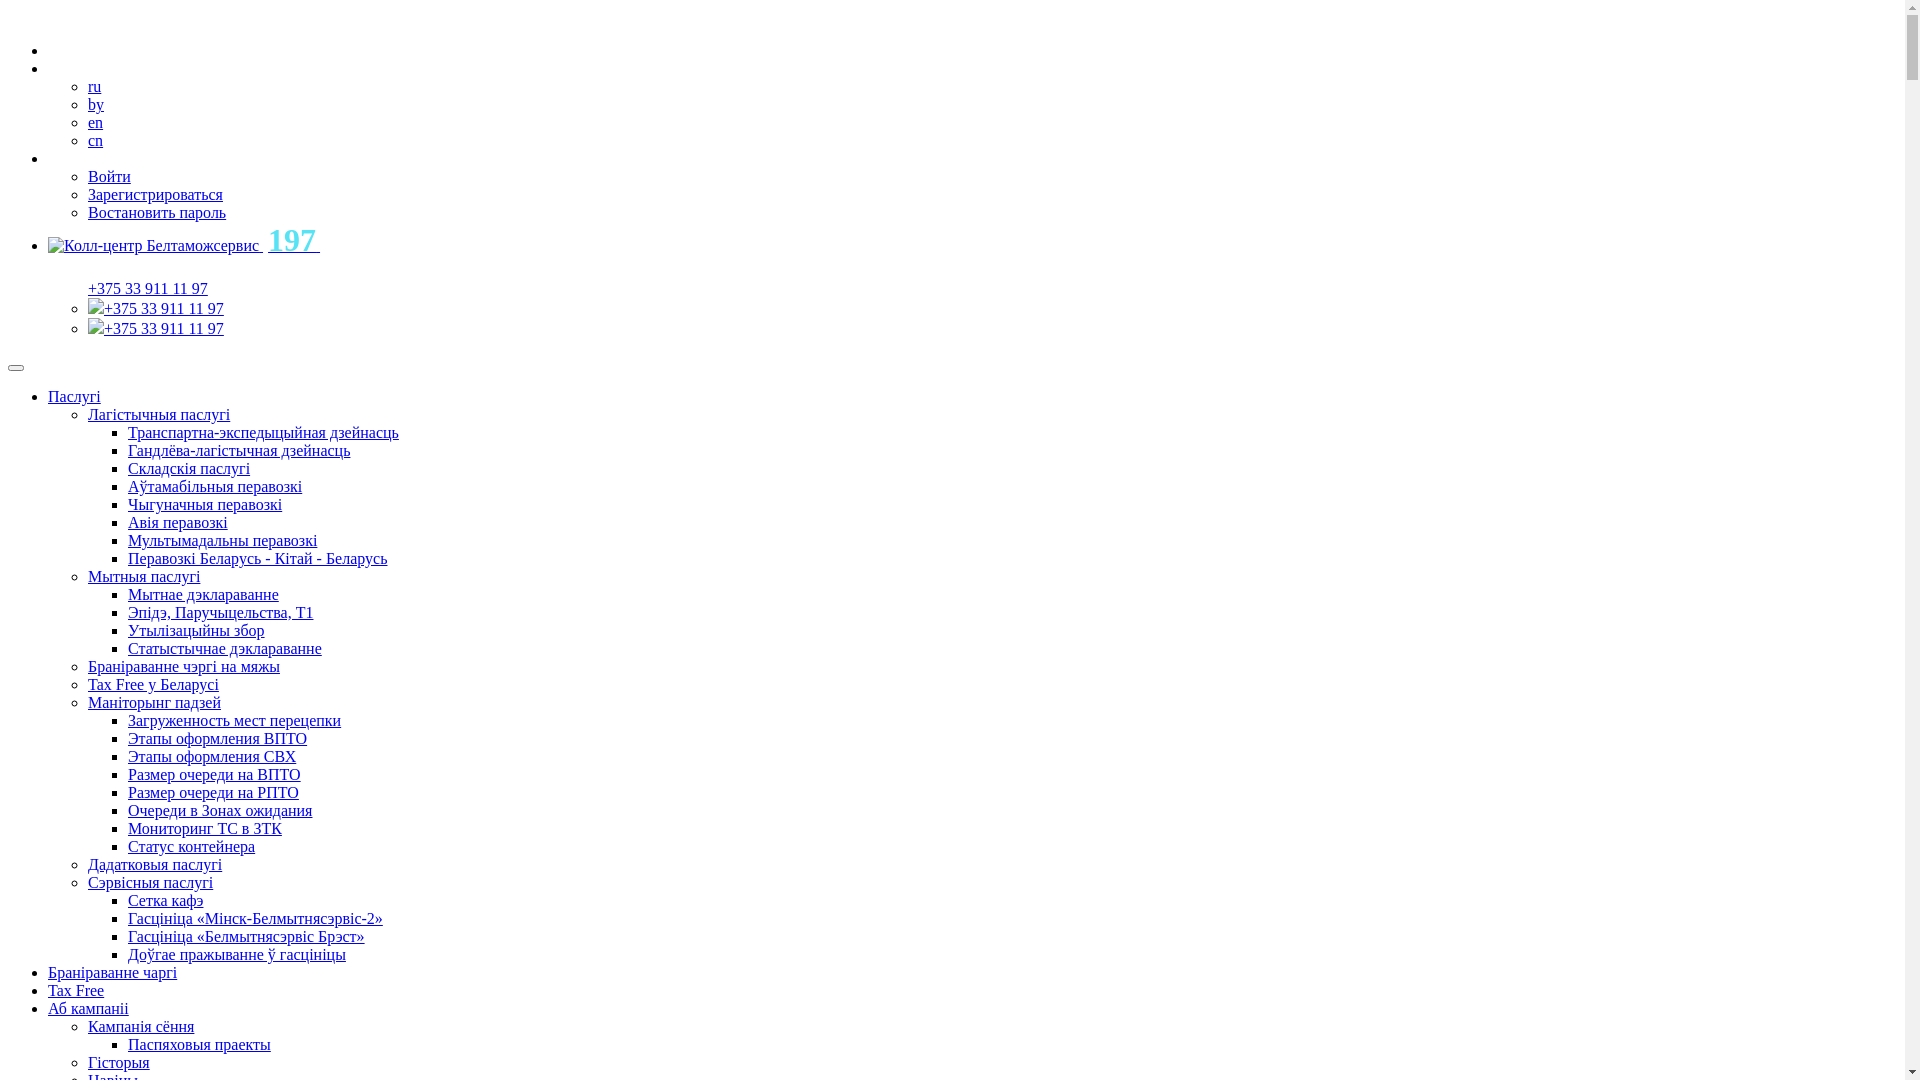 This screenshot has width=1920, height=1080. I want to click on '+375 33 911 11 97', so click(163, 327).